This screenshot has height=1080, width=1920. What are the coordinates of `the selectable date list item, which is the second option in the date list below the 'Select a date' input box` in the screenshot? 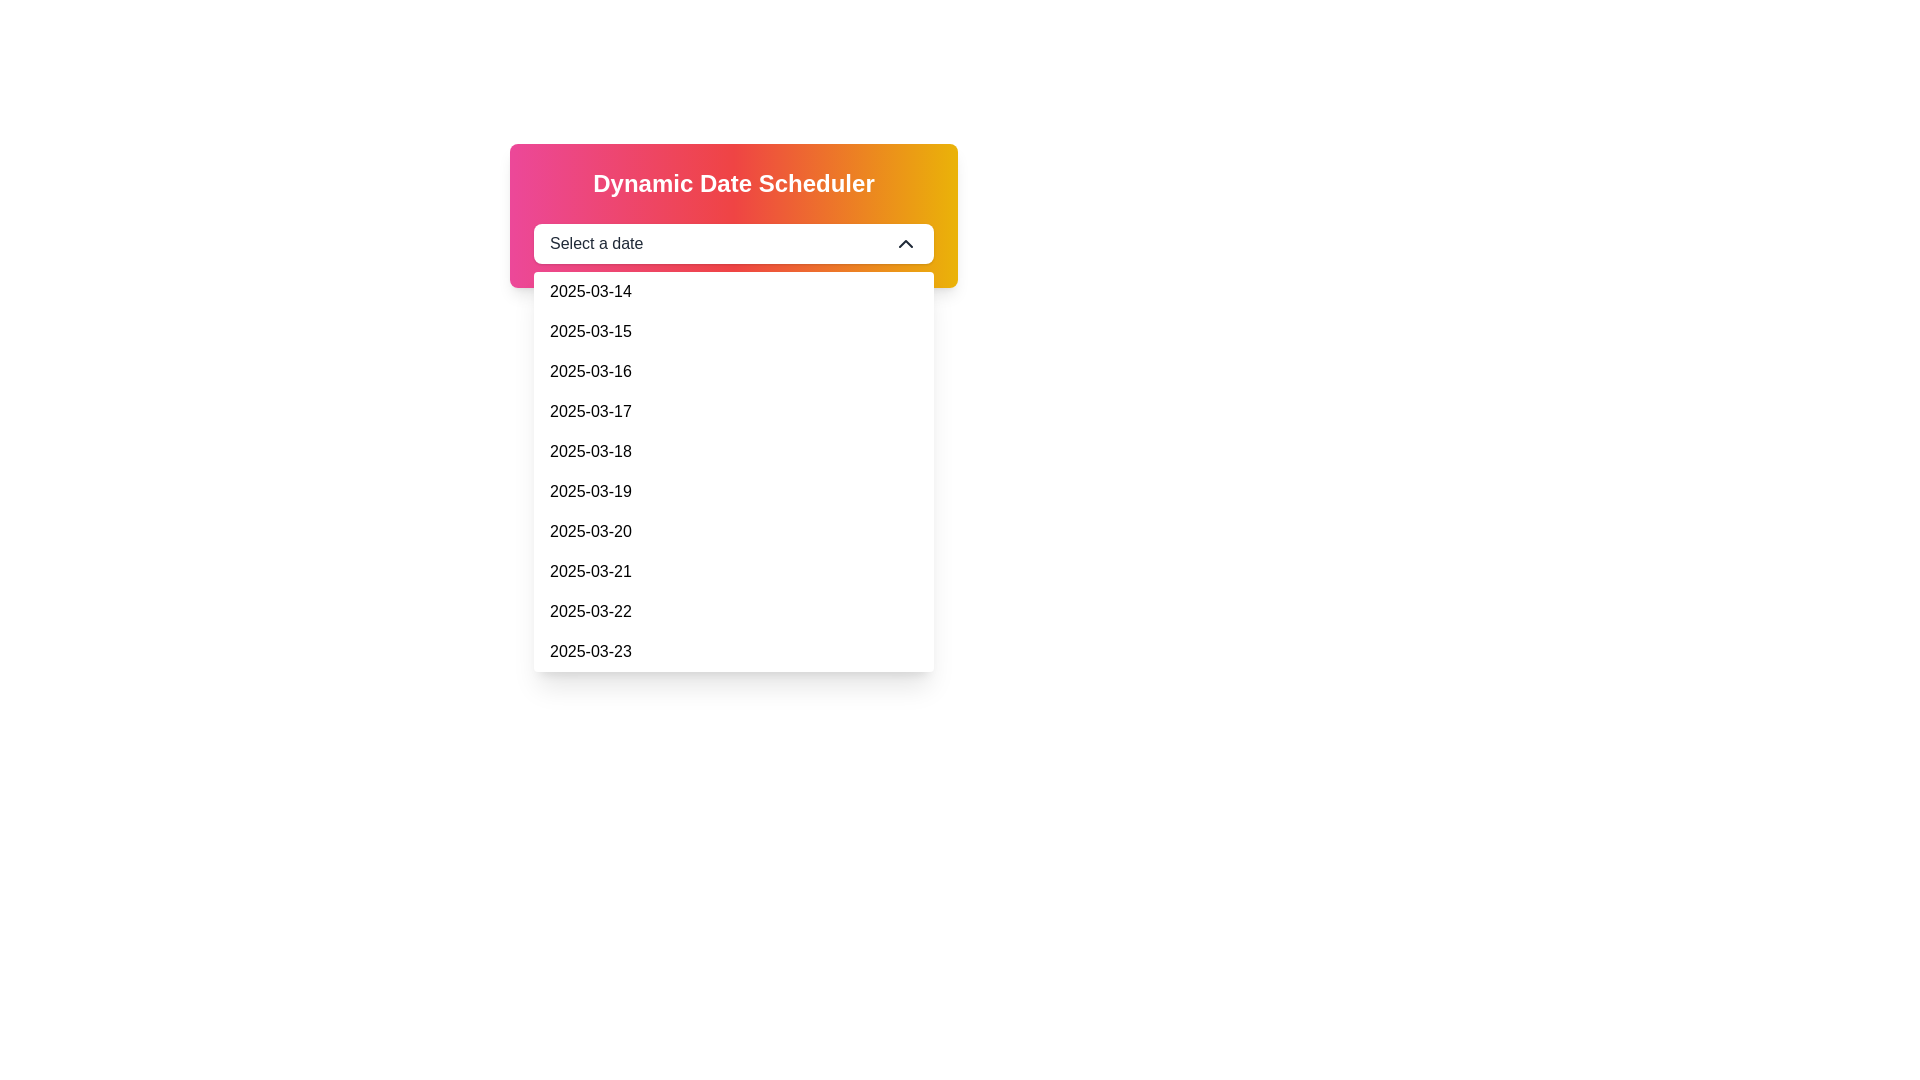 It's located at (589, 330).